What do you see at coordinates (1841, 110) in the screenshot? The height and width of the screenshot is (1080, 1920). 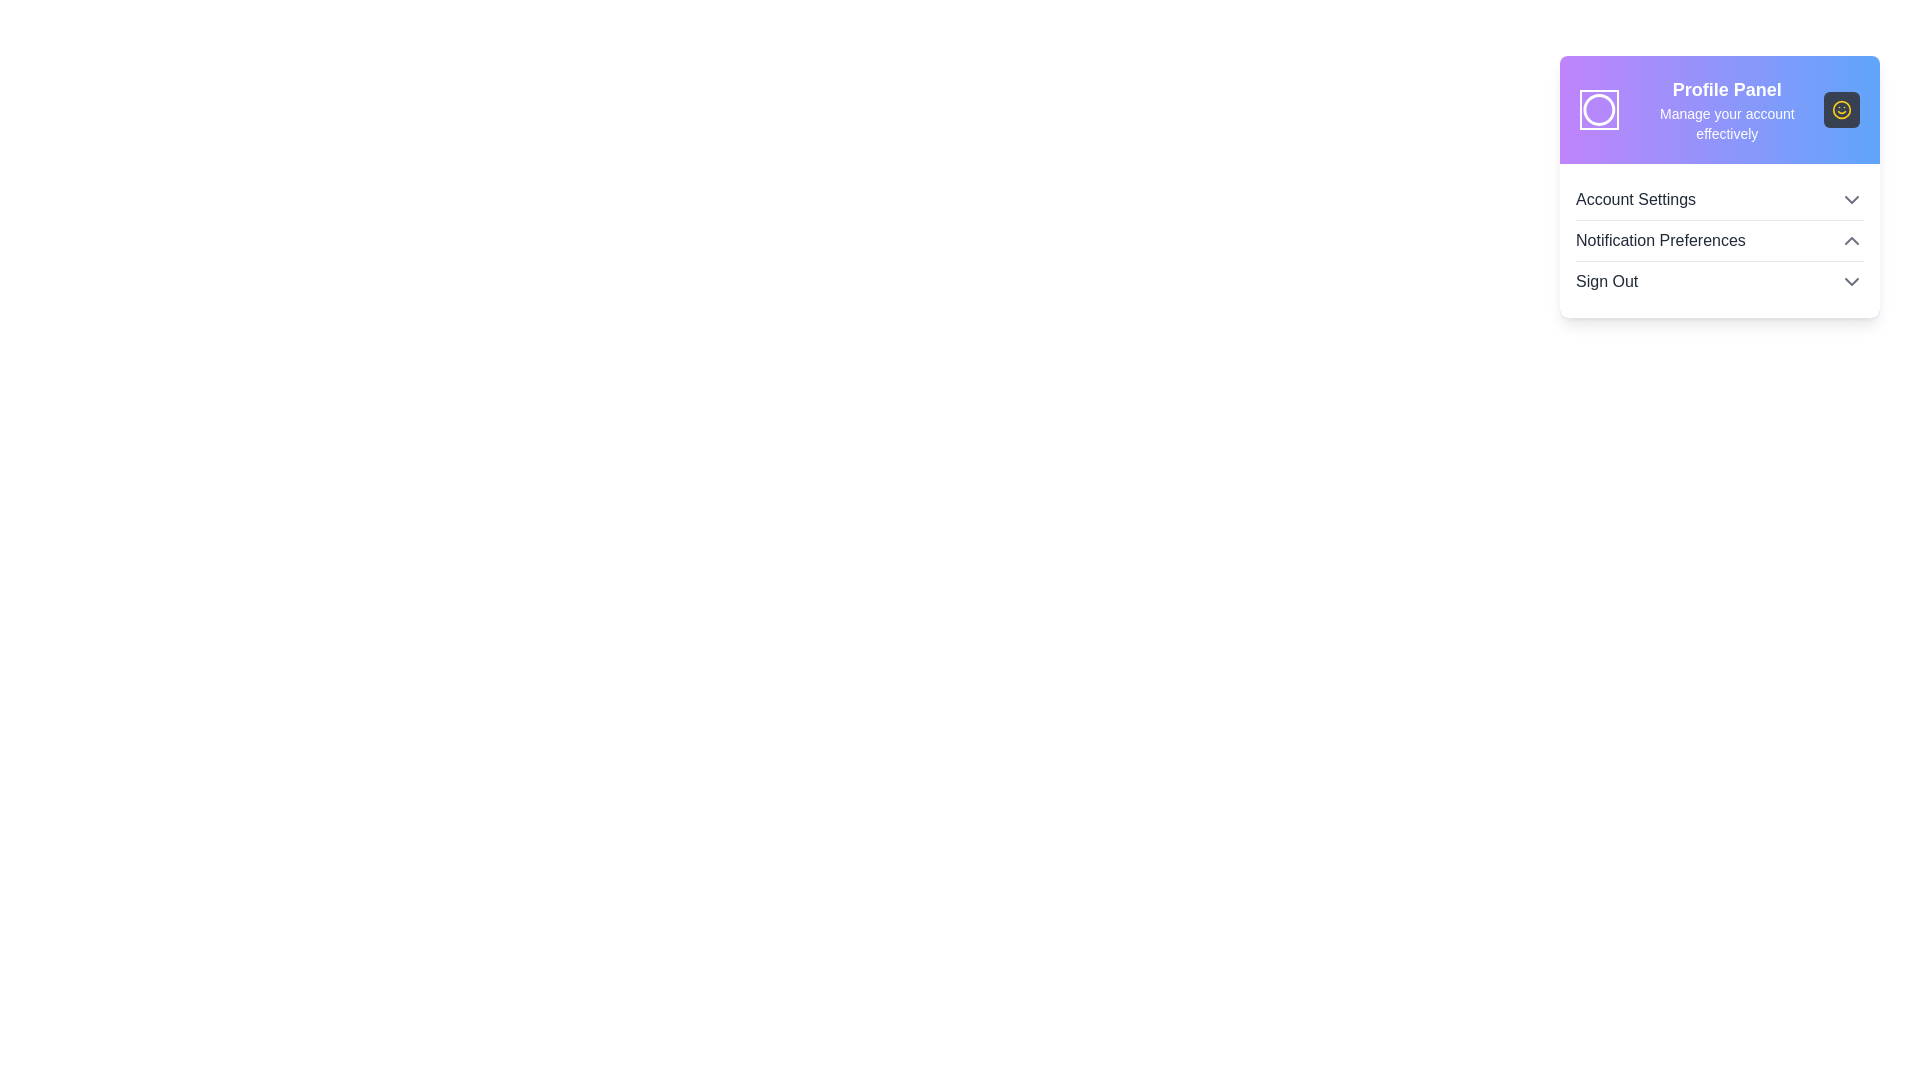 I see `the mood/status indicator icon located in the top-right corner of the header section of the profile panel` at bounding box center [1841, 110].